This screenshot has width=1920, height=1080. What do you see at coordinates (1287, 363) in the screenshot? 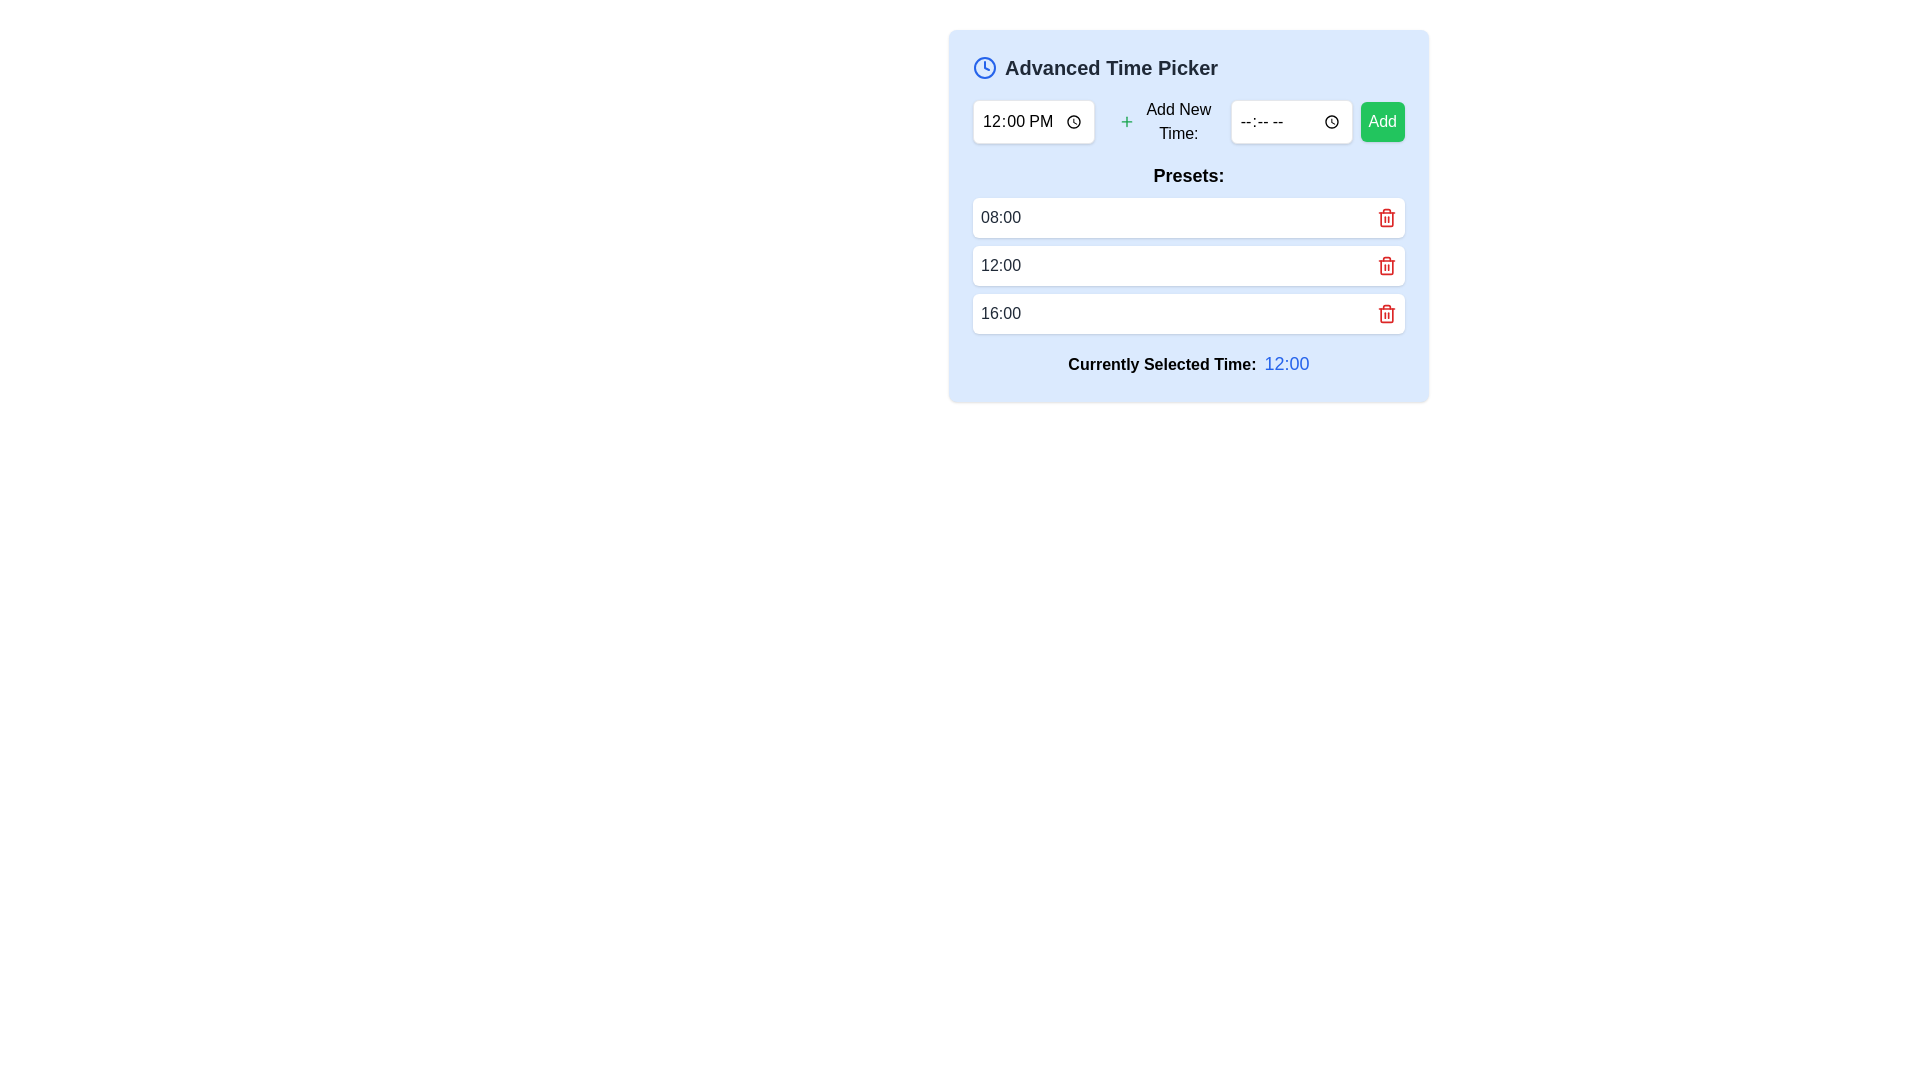
I see `the text display element showing '12:00' in bold blue font, located at the bottom right corner of the time picker interface` at bounding box center [1287, 363].